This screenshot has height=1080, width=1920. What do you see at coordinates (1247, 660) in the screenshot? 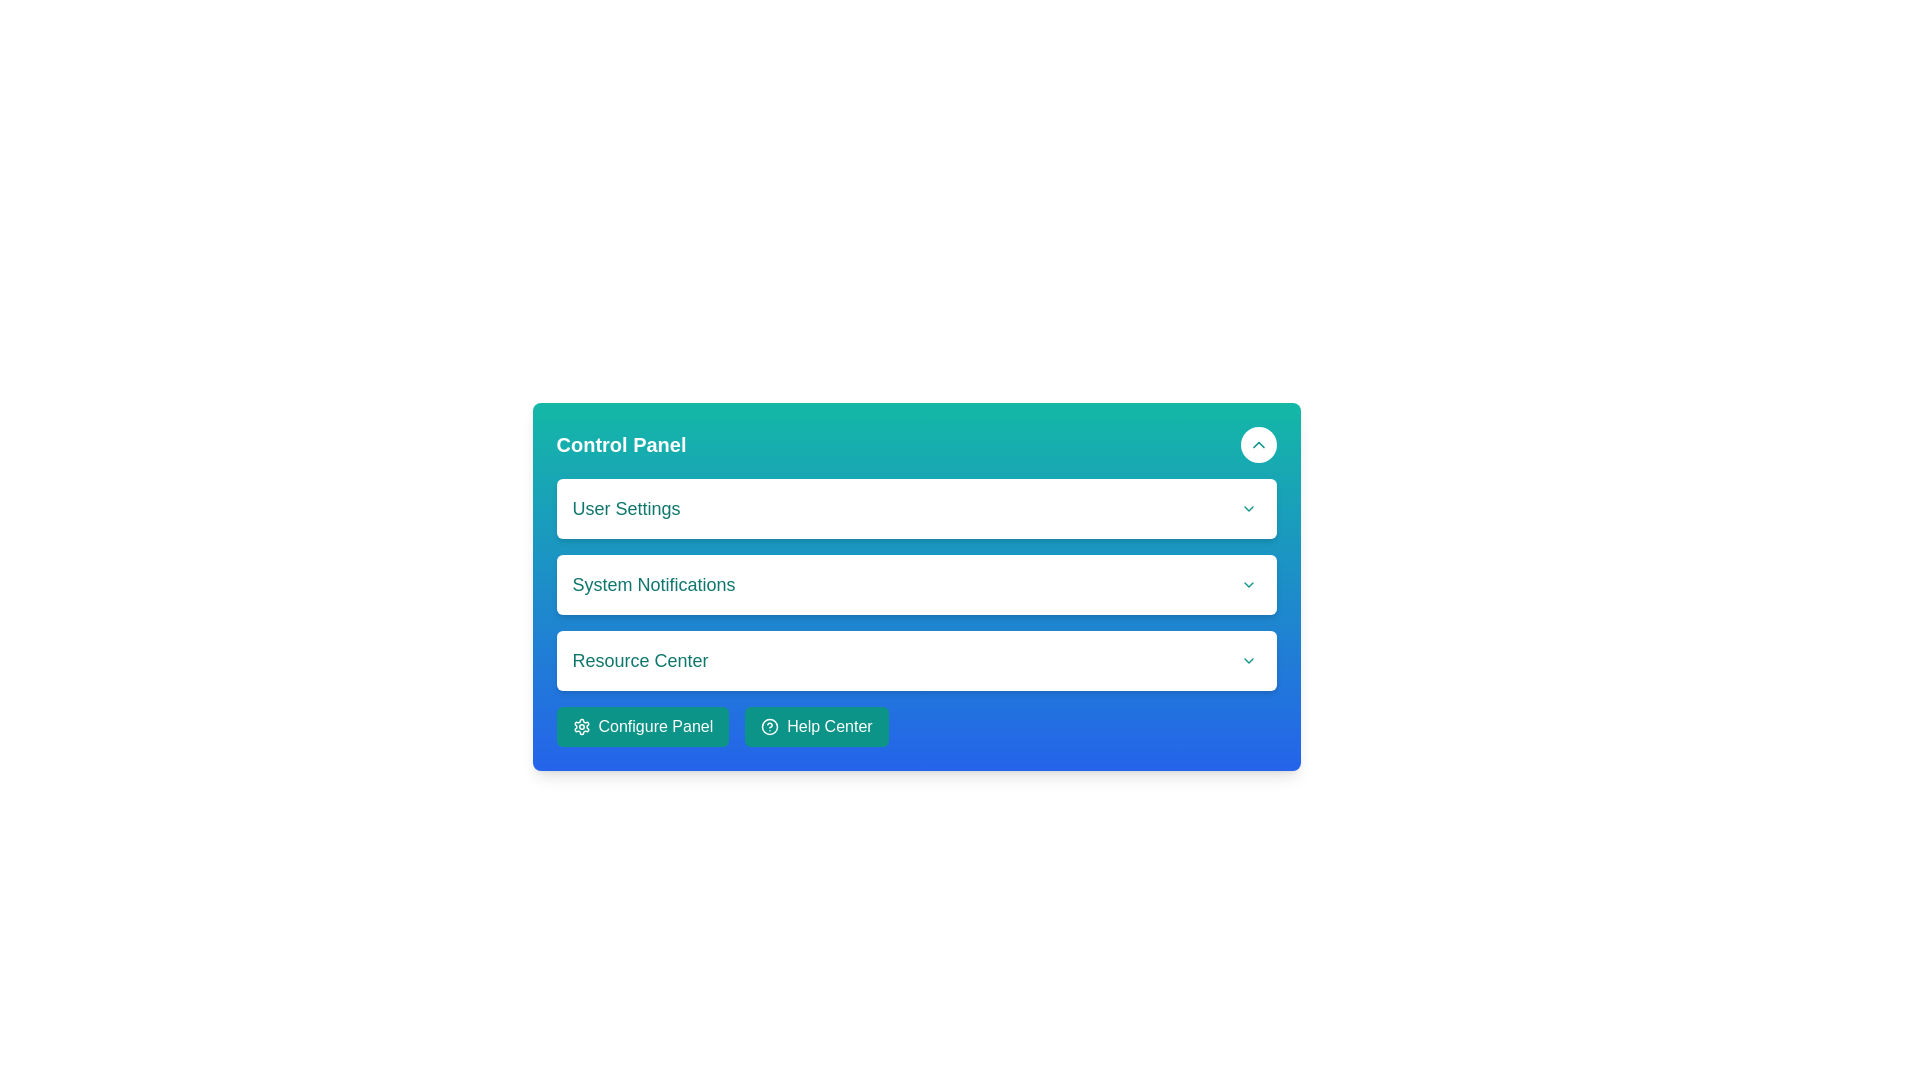
I see `the chevron icon in the bottom-right corner of the 'Resource Center' section` at bounding box center [1247, 660].